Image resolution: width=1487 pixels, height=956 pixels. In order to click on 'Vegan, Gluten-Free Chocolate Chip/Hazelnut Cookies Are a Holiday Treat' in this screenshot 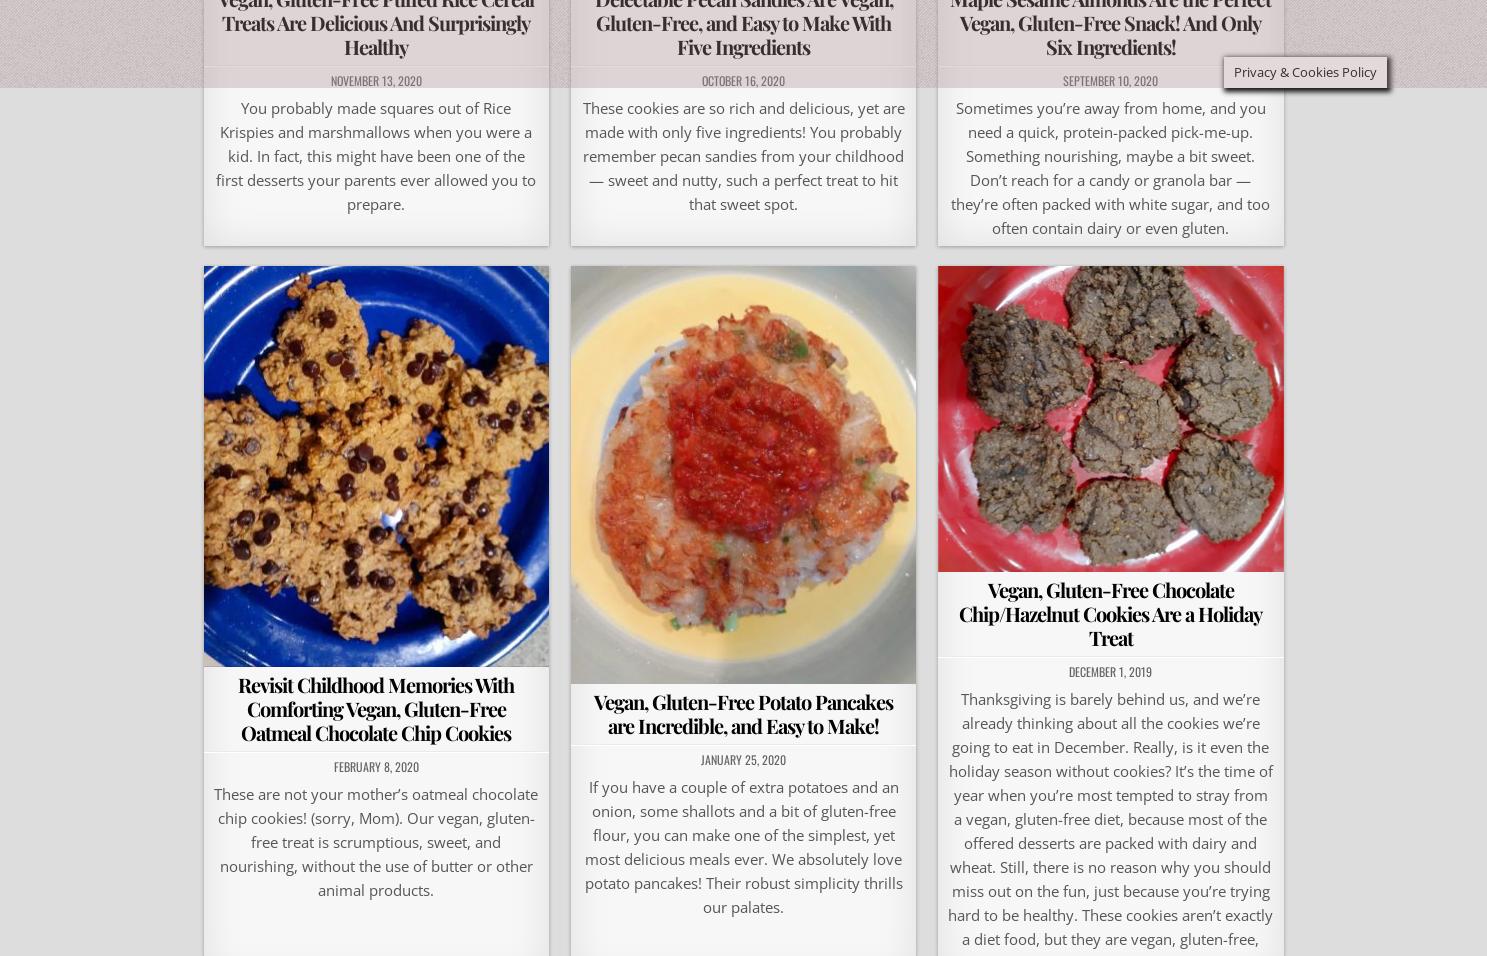, I will do `click(958, 612)`.